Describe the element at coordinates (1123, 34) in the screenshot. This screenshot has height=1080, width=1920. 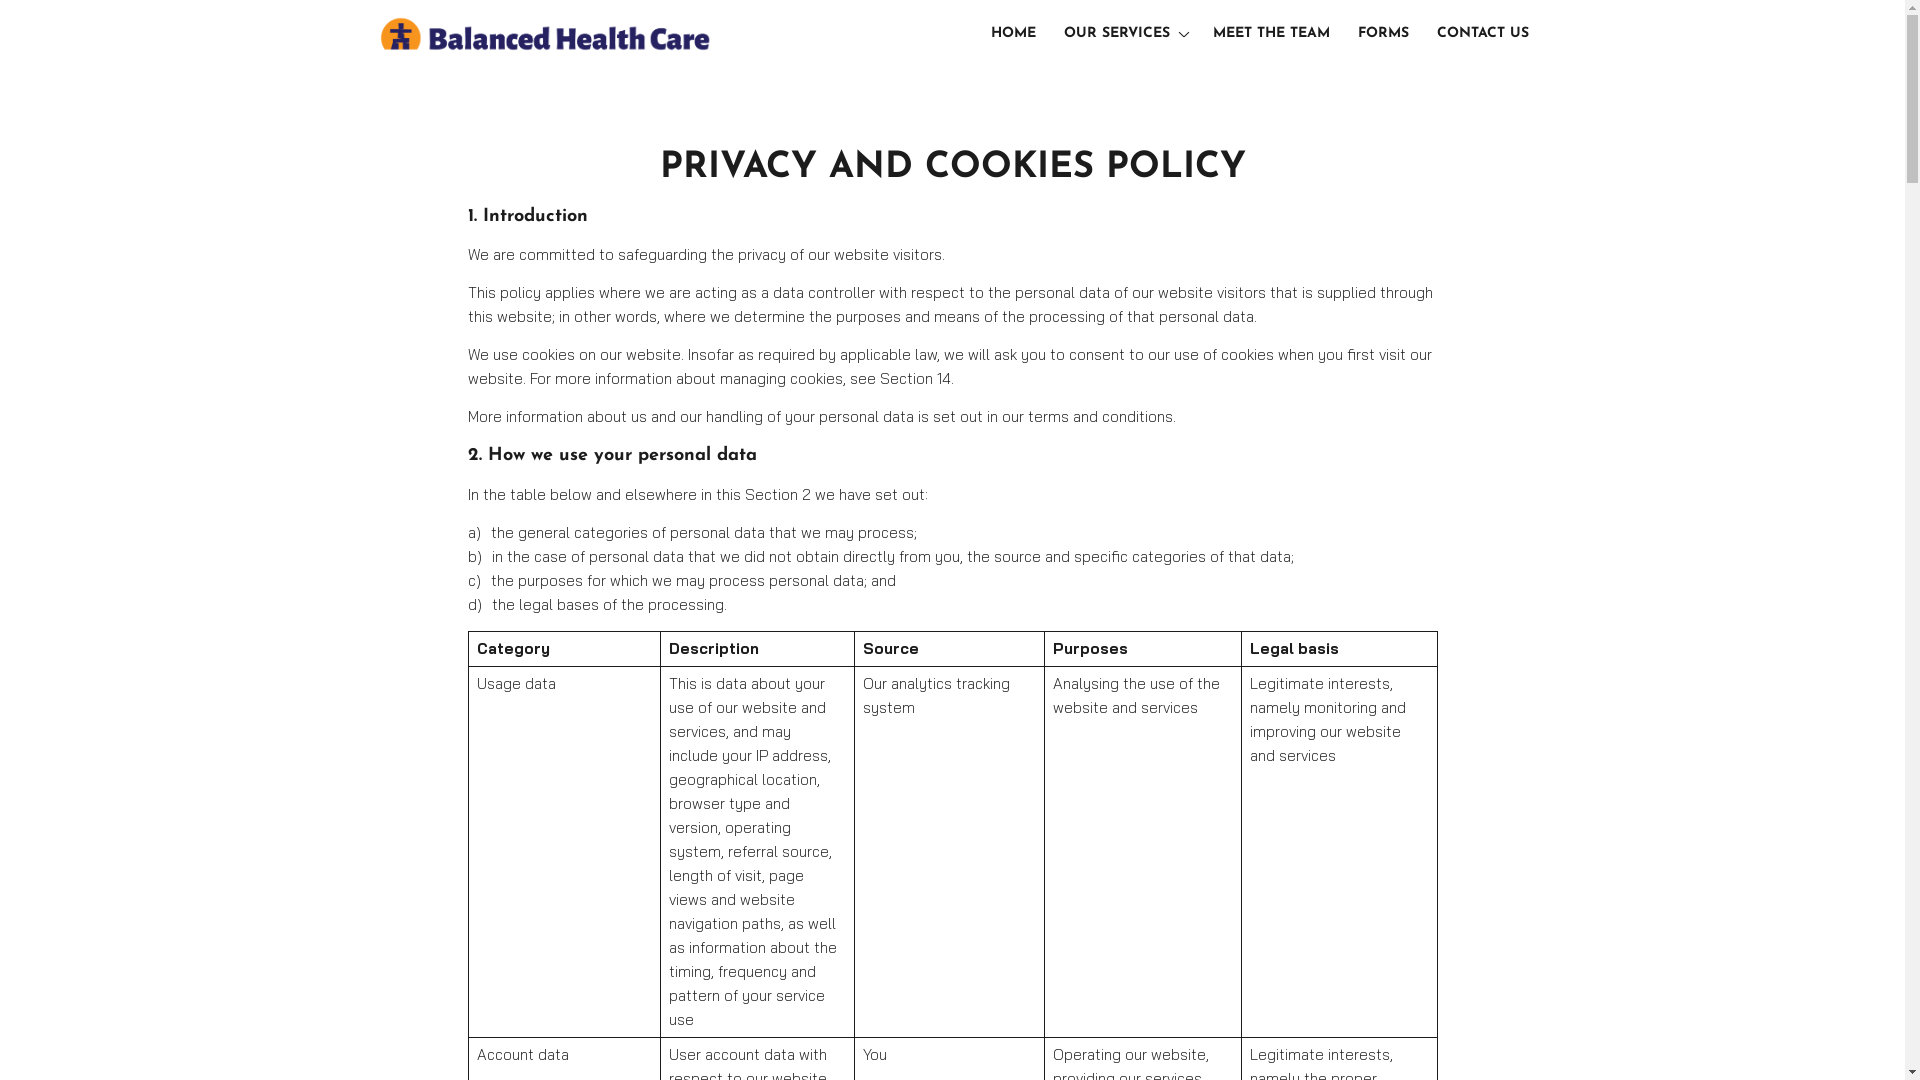
I see `'OUR SERVICES'` at that location.